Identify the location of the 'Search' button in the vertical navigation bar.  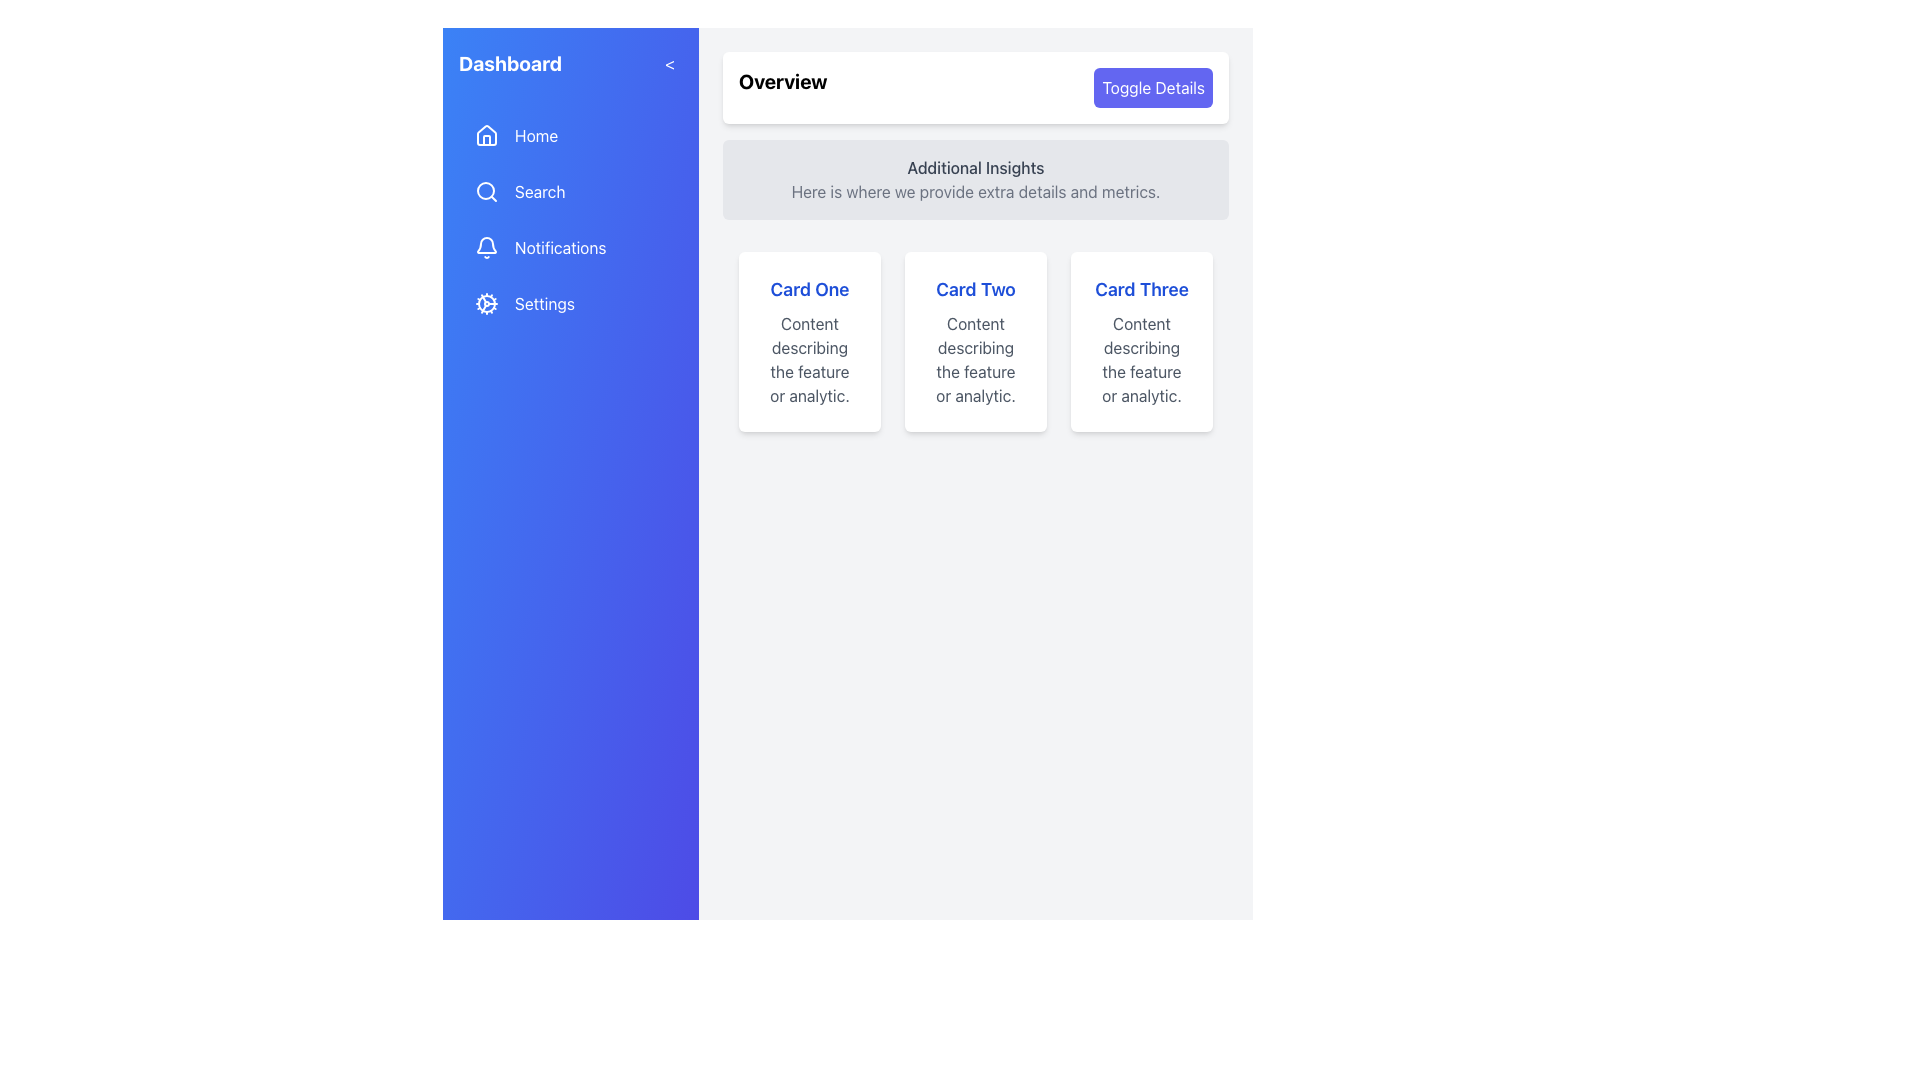
(570, 219).